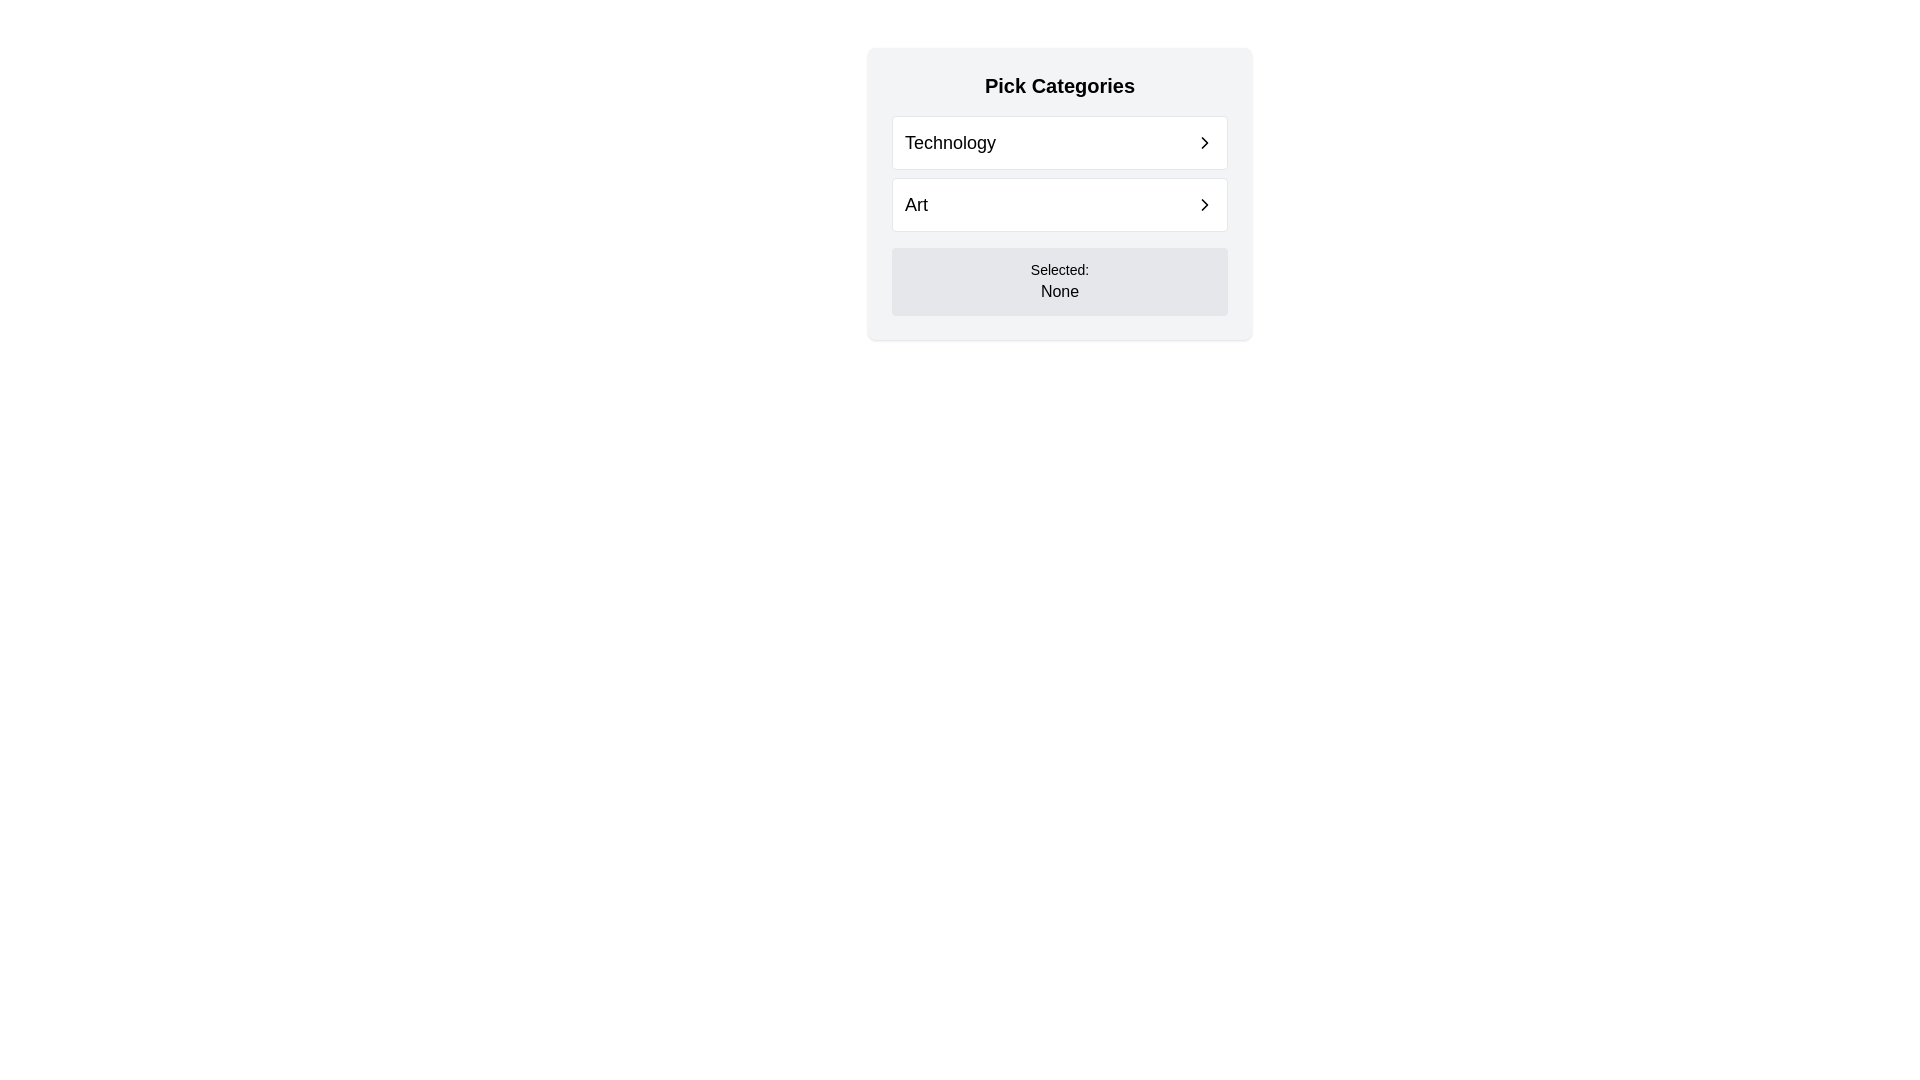  Describe the element at coordinates (1059, 204) in the screenshot. I see `the 'Art' navigation button located below the 'Technology' option` at that location.